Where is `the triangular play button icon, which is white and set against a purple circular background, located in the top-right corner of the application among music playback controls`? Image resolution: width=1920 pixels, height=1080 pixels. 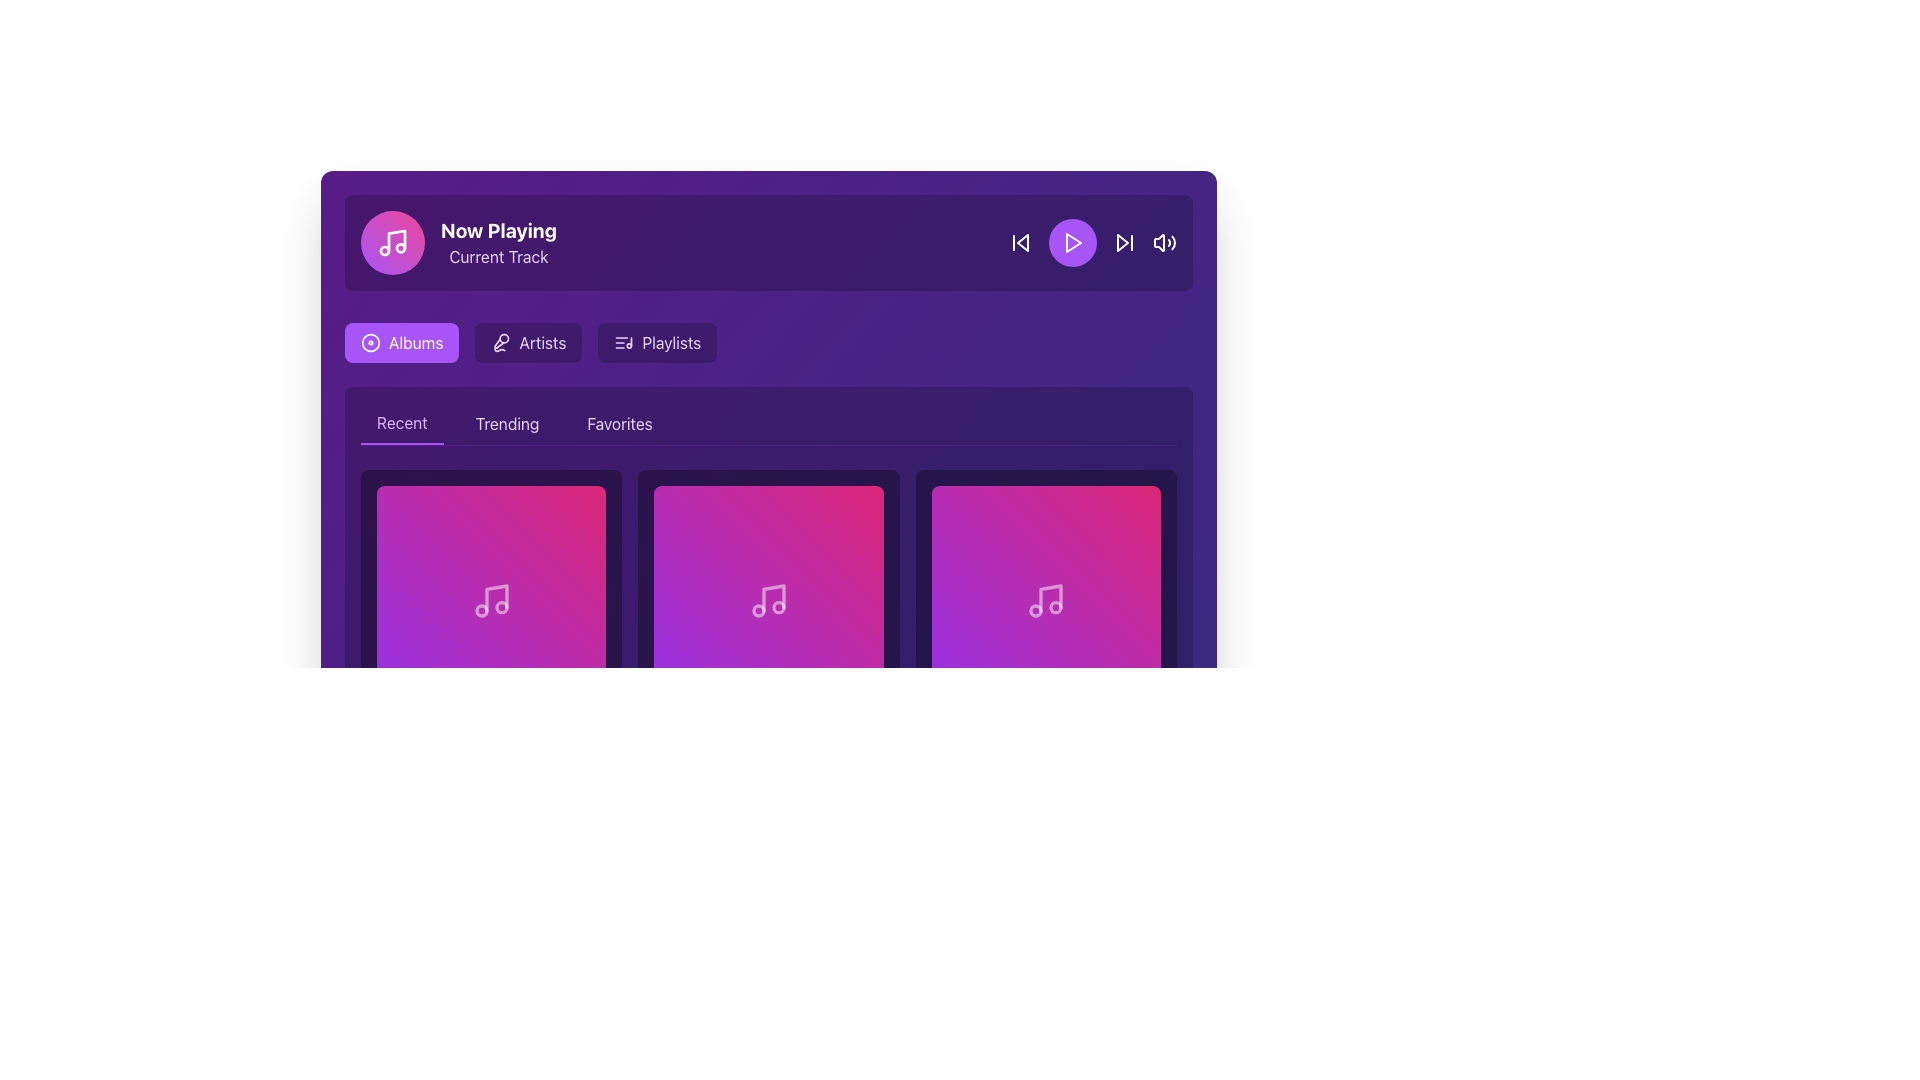
the triangular play button icon, which is white and set against a purple circular background, located in the top-right corner of the application among music playback controls is located at coordinates (1073, 242).